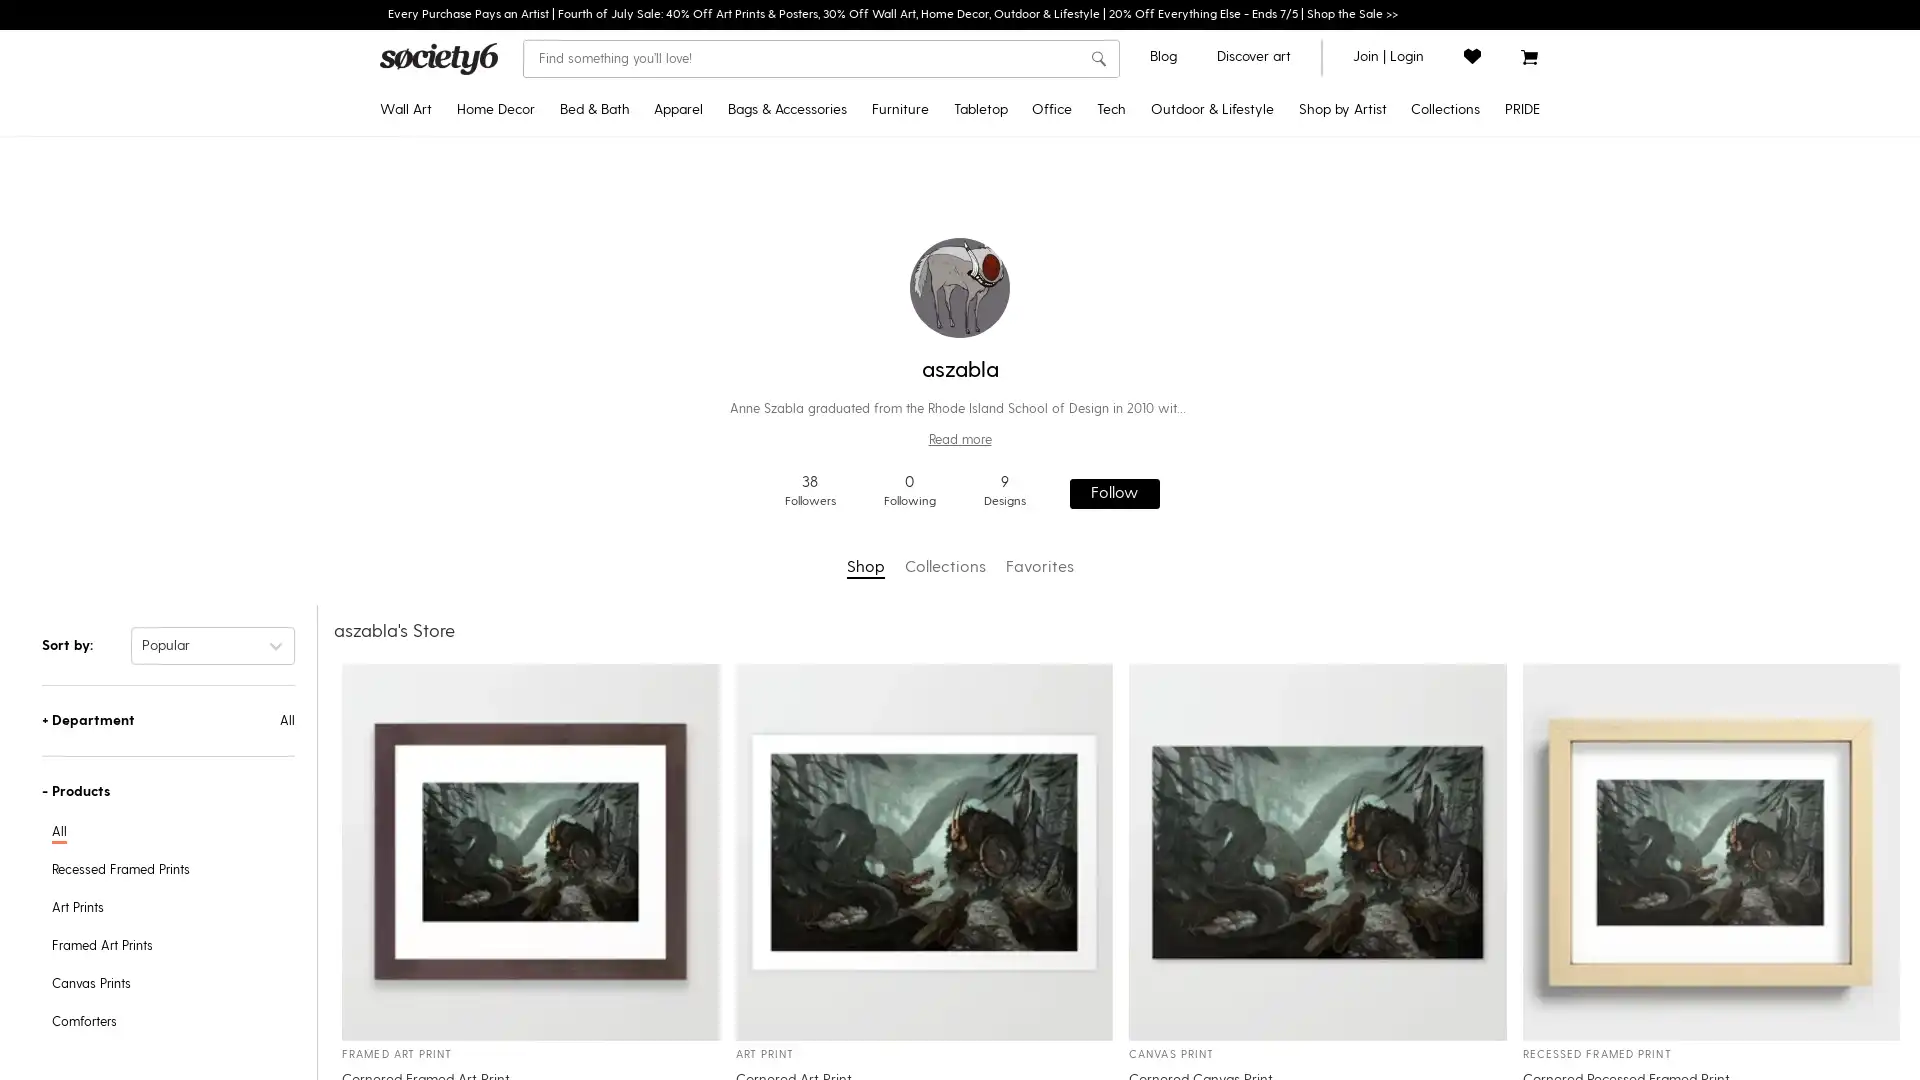  Describe the element at coordinates (1442, 192) in the screenshot. I see `Discover LGBTQIA+ Artists` at that location.